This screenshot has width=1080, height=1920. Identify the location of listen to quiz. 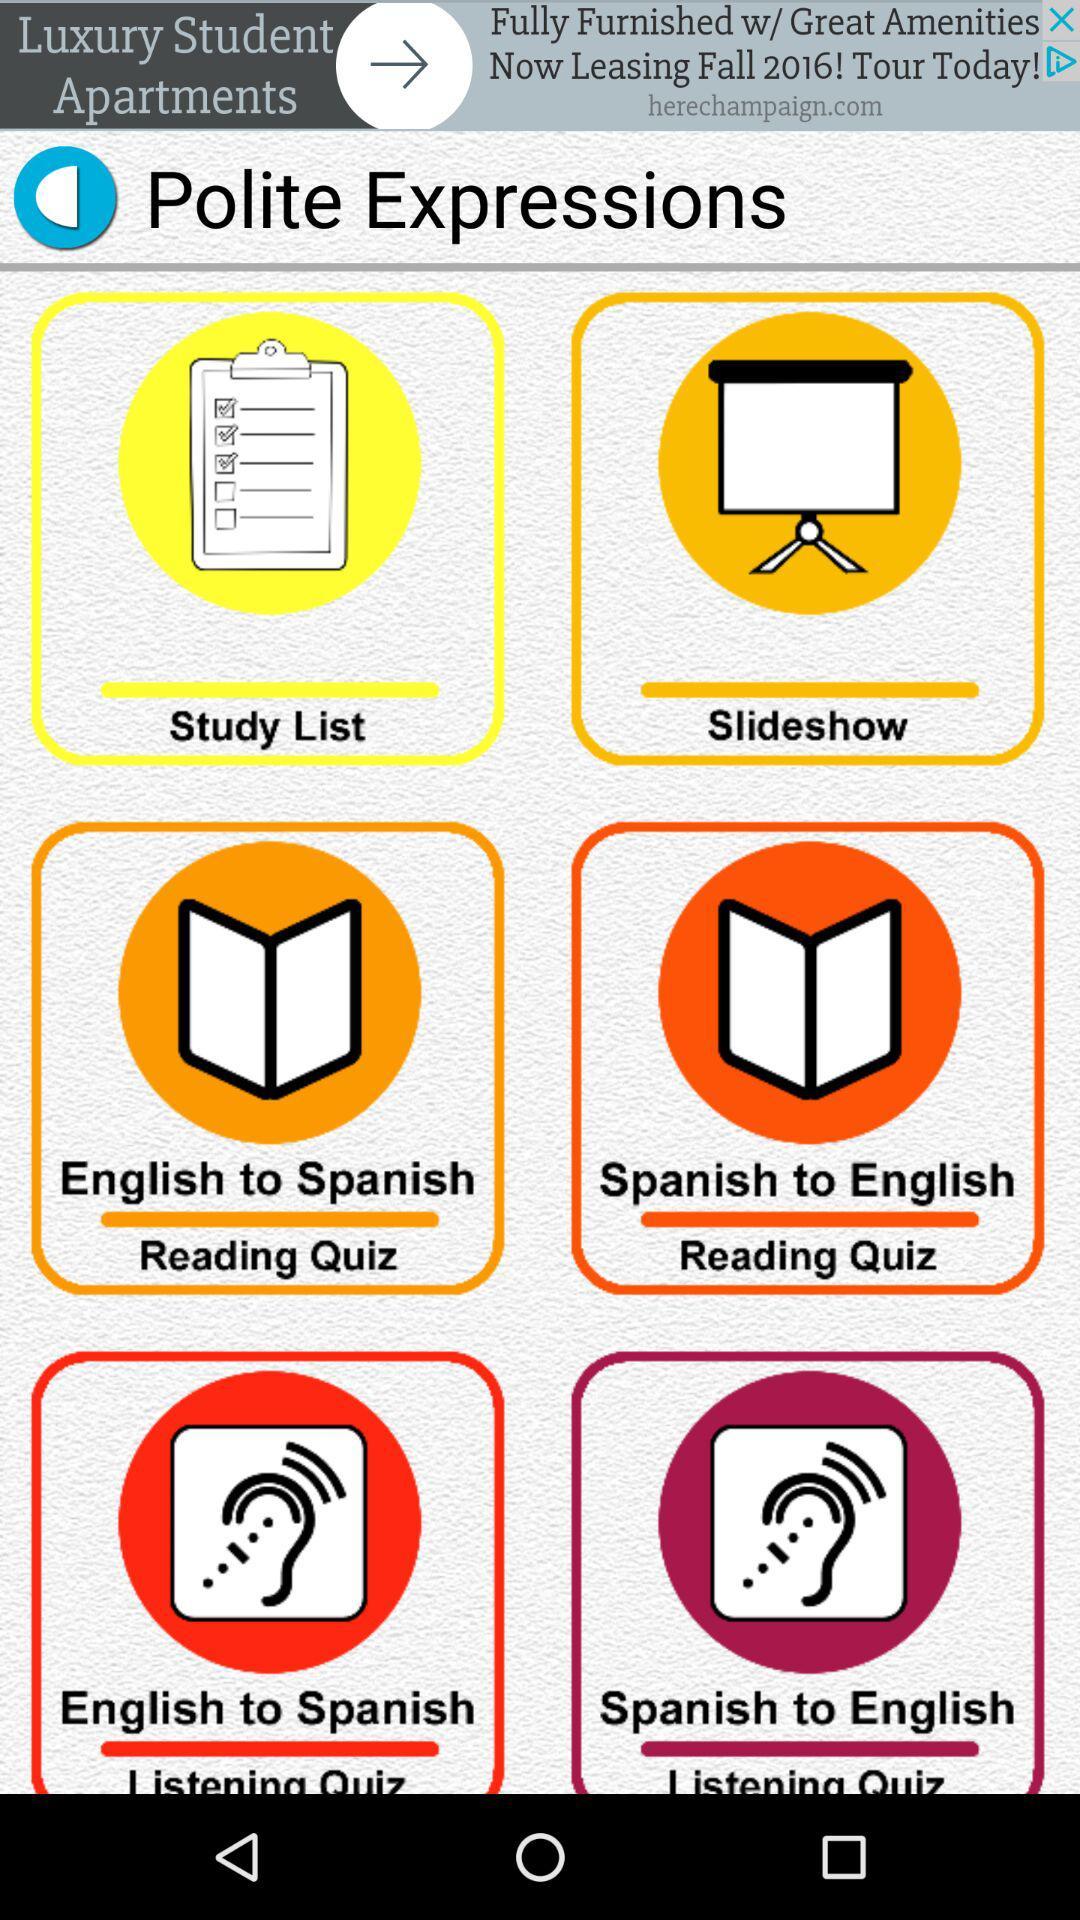
(810, 1561).